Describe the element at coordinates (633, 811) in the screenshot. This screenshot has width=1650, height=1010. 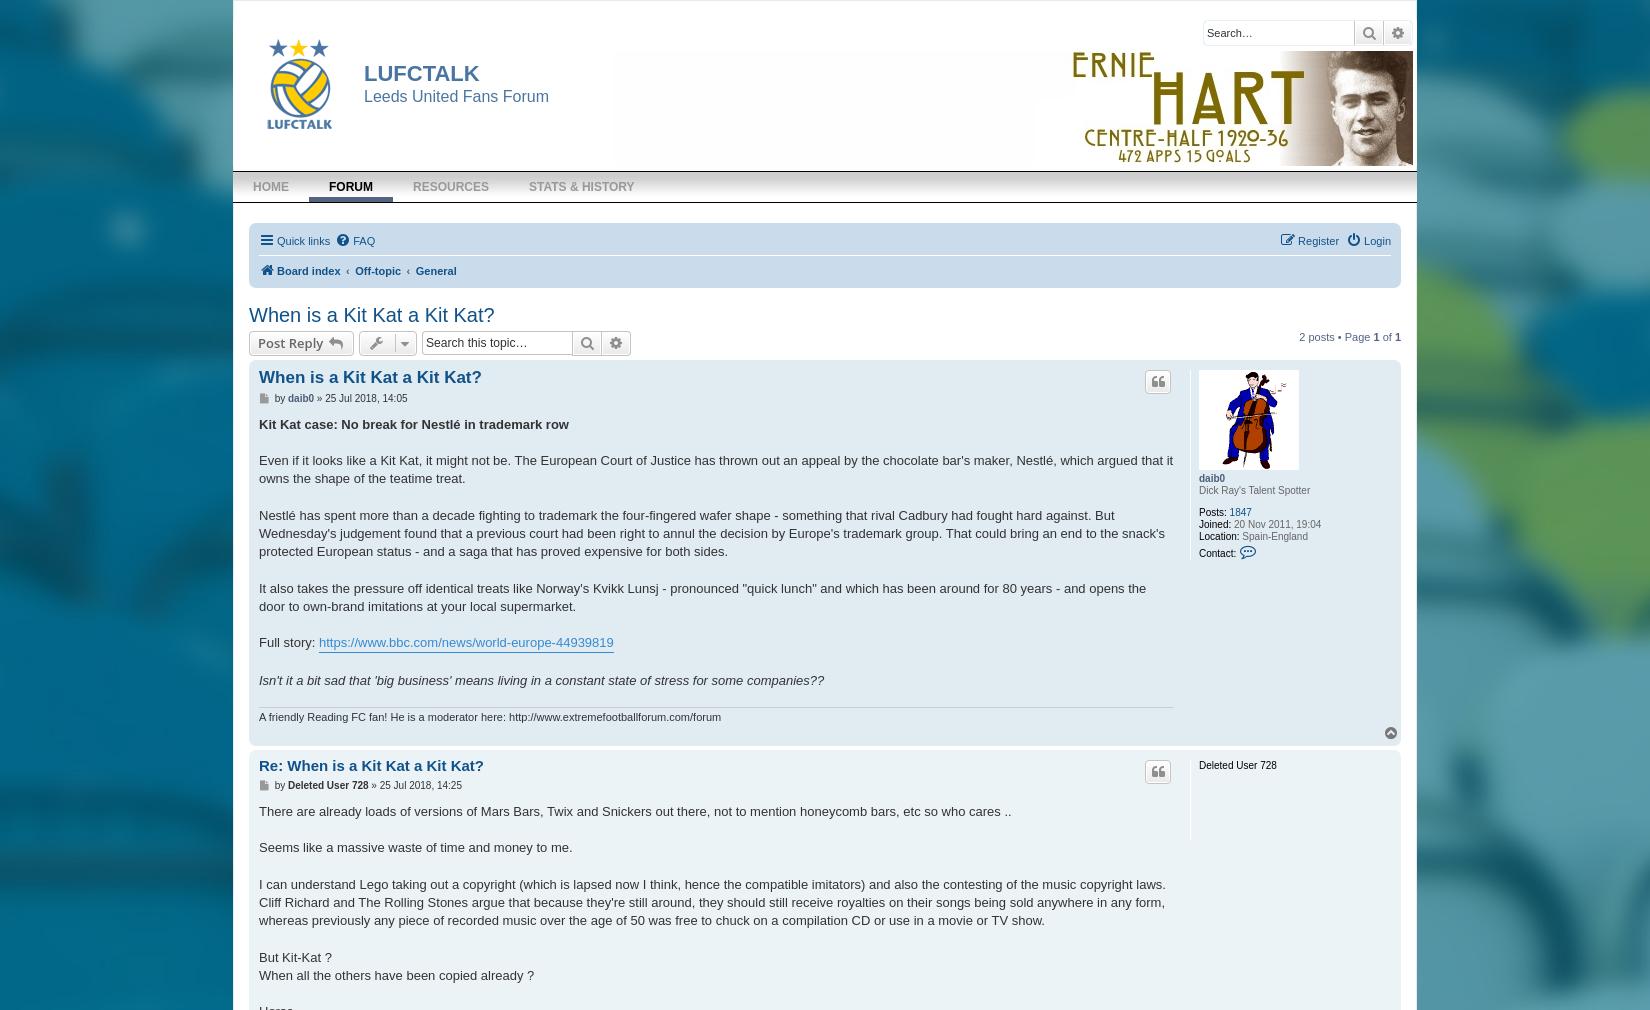
I see `'There are already loads of versions of Mars Bars, Twix and Snickers out there, not to mention honeycomb bars, etc so who cares ..'` at that location.